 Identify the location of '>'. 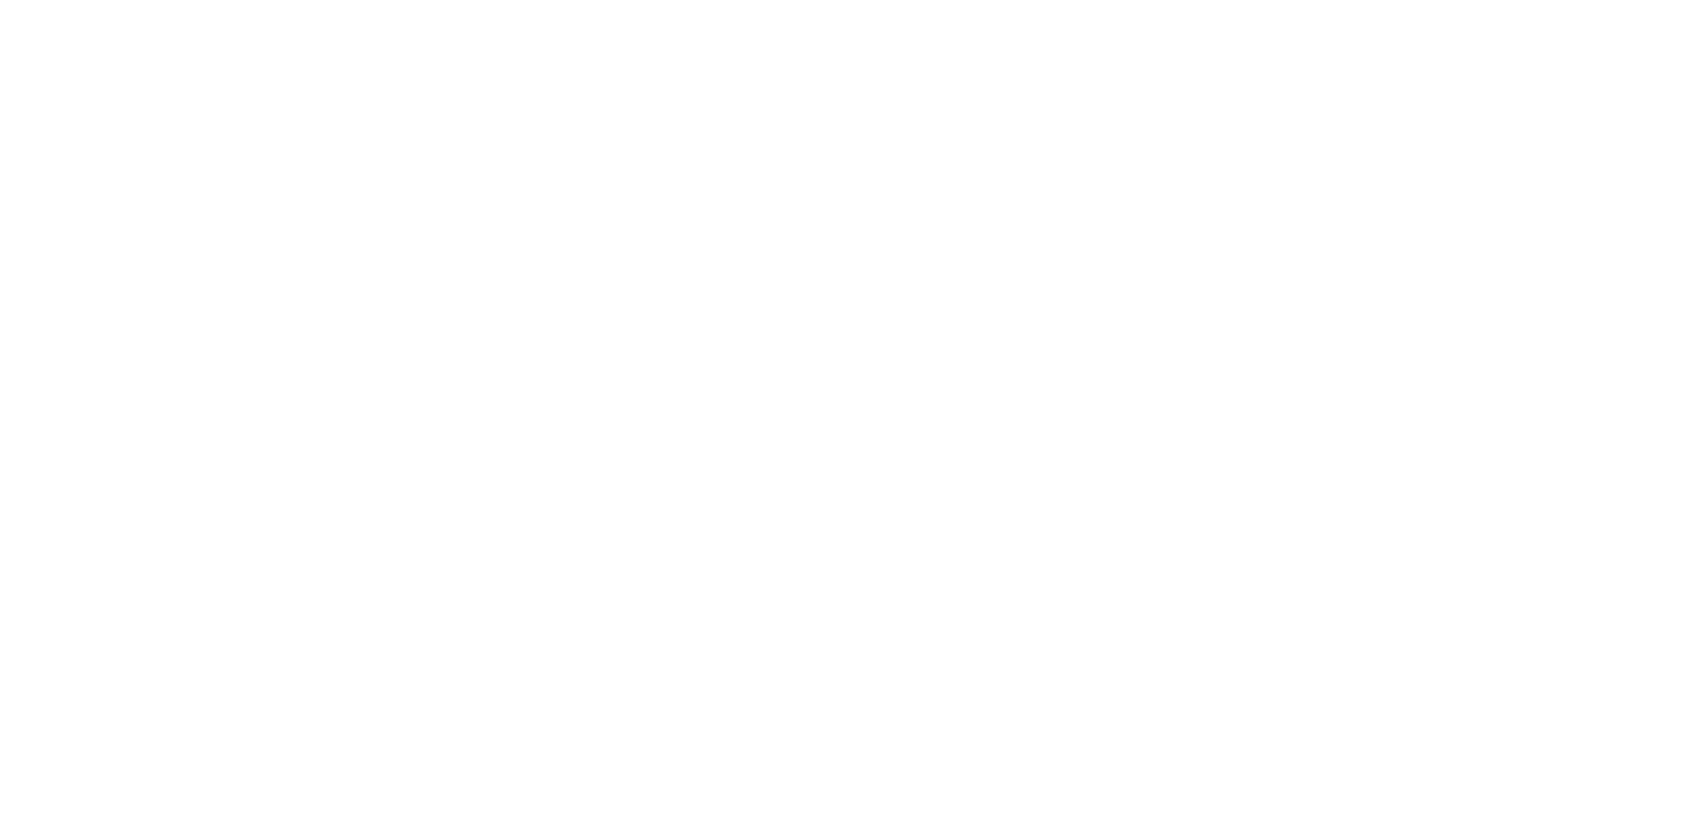
(670, 671).